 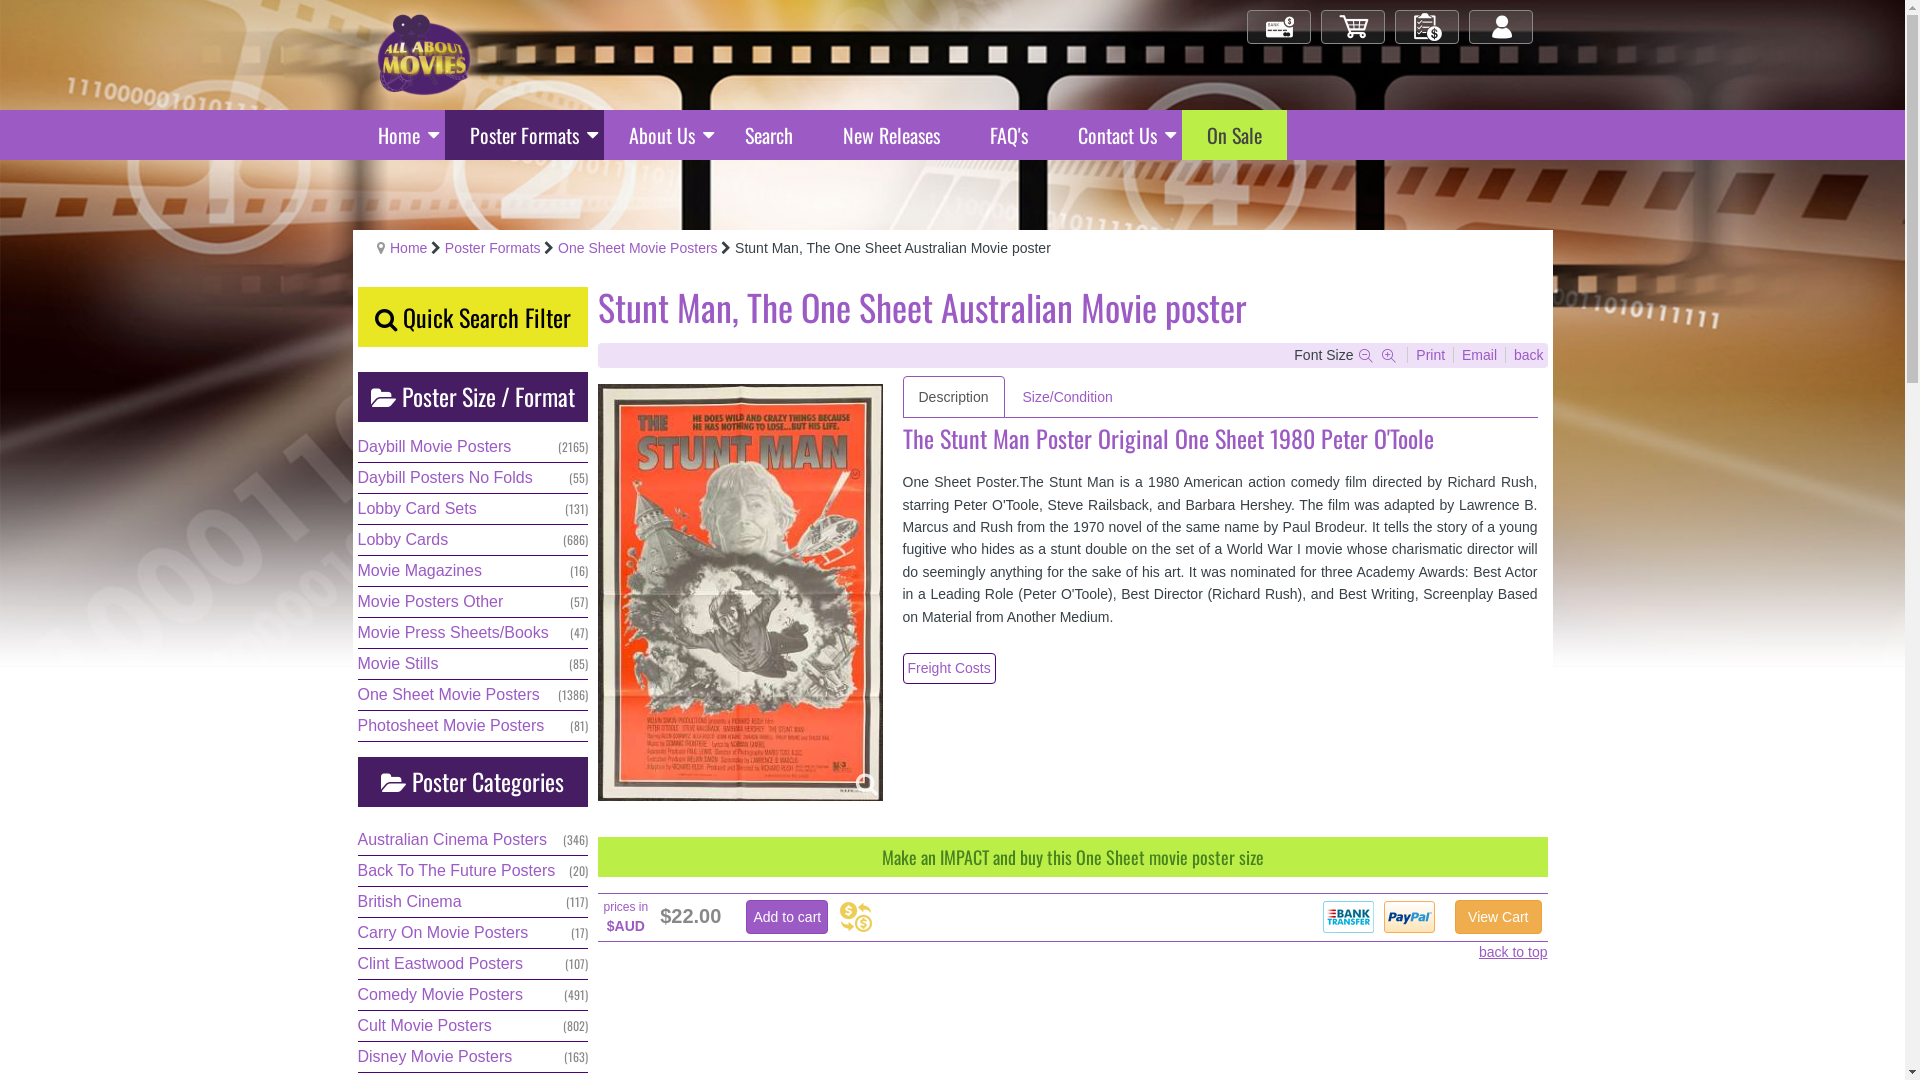 I want to click on 'Comedy Movie Posters, so click(x=472, y=995).